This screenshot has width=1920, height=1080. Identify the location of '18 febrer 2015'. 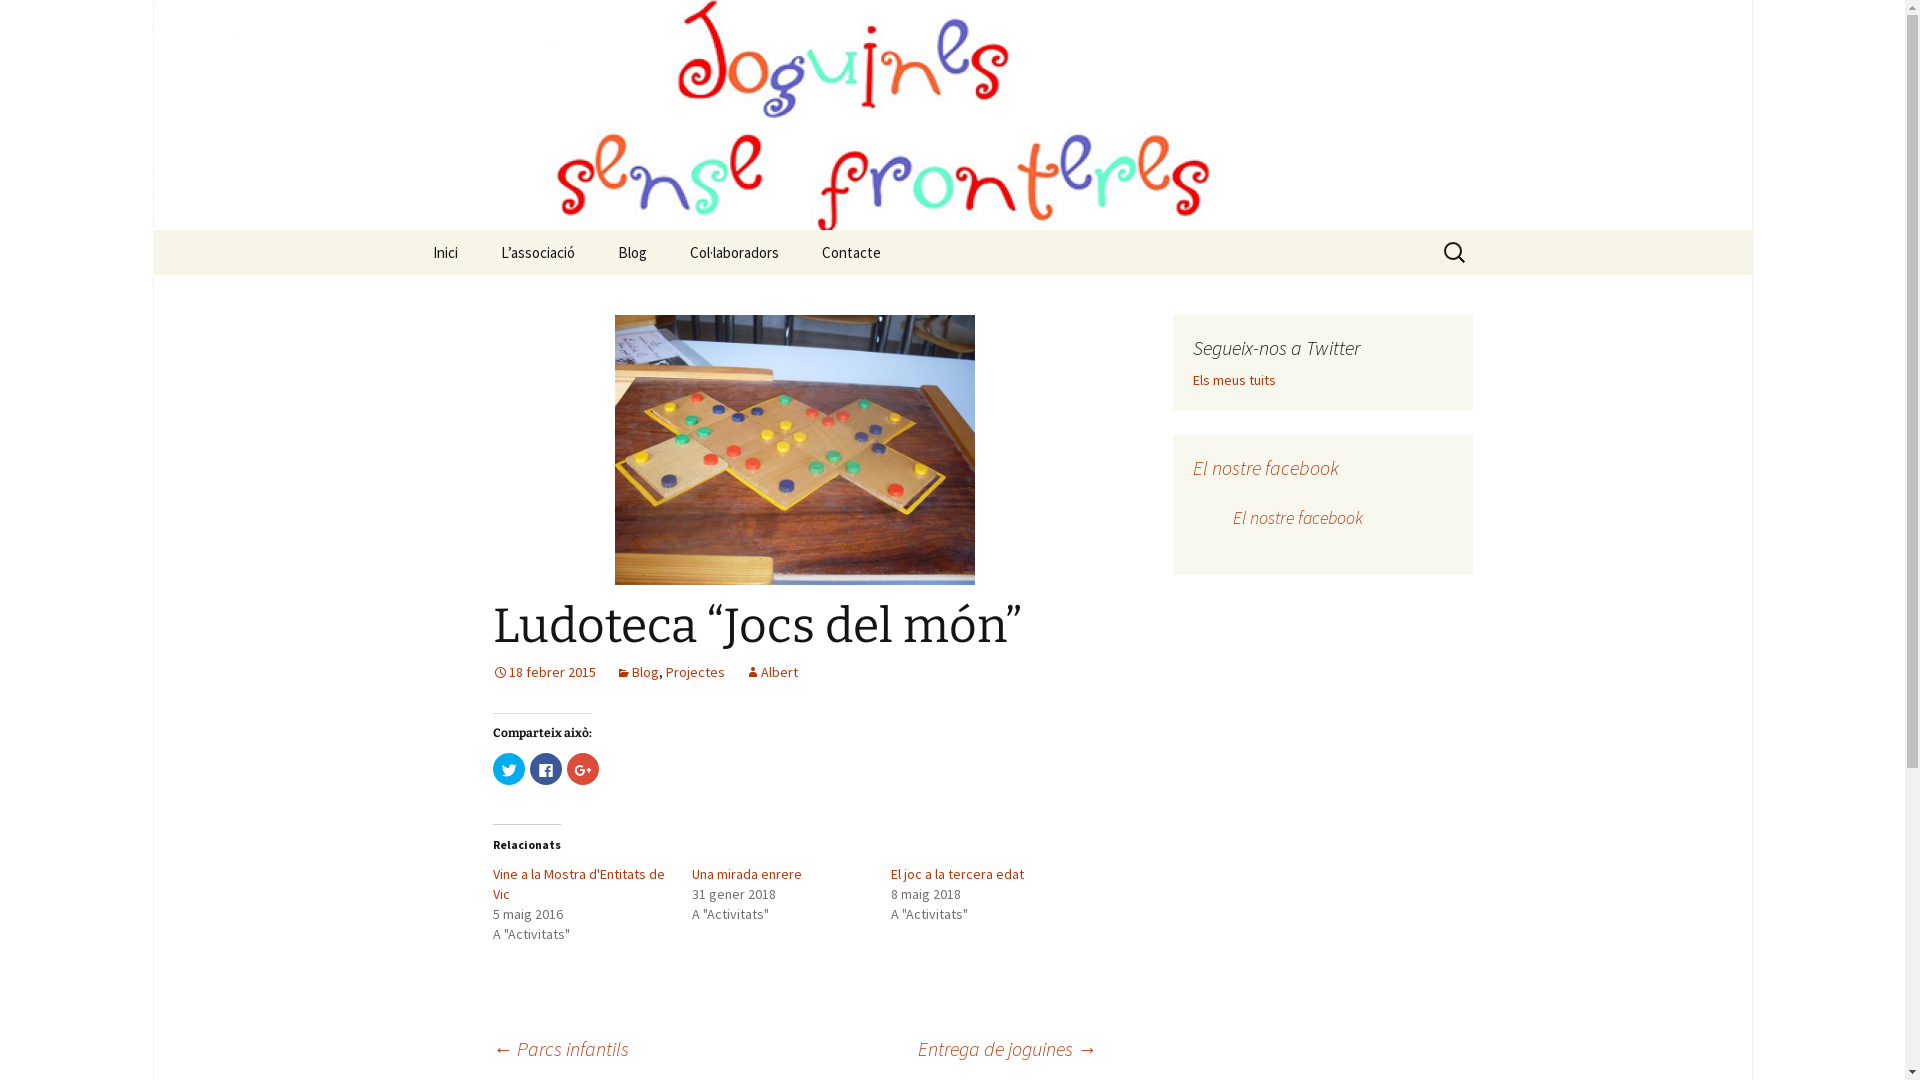
(543, 671).